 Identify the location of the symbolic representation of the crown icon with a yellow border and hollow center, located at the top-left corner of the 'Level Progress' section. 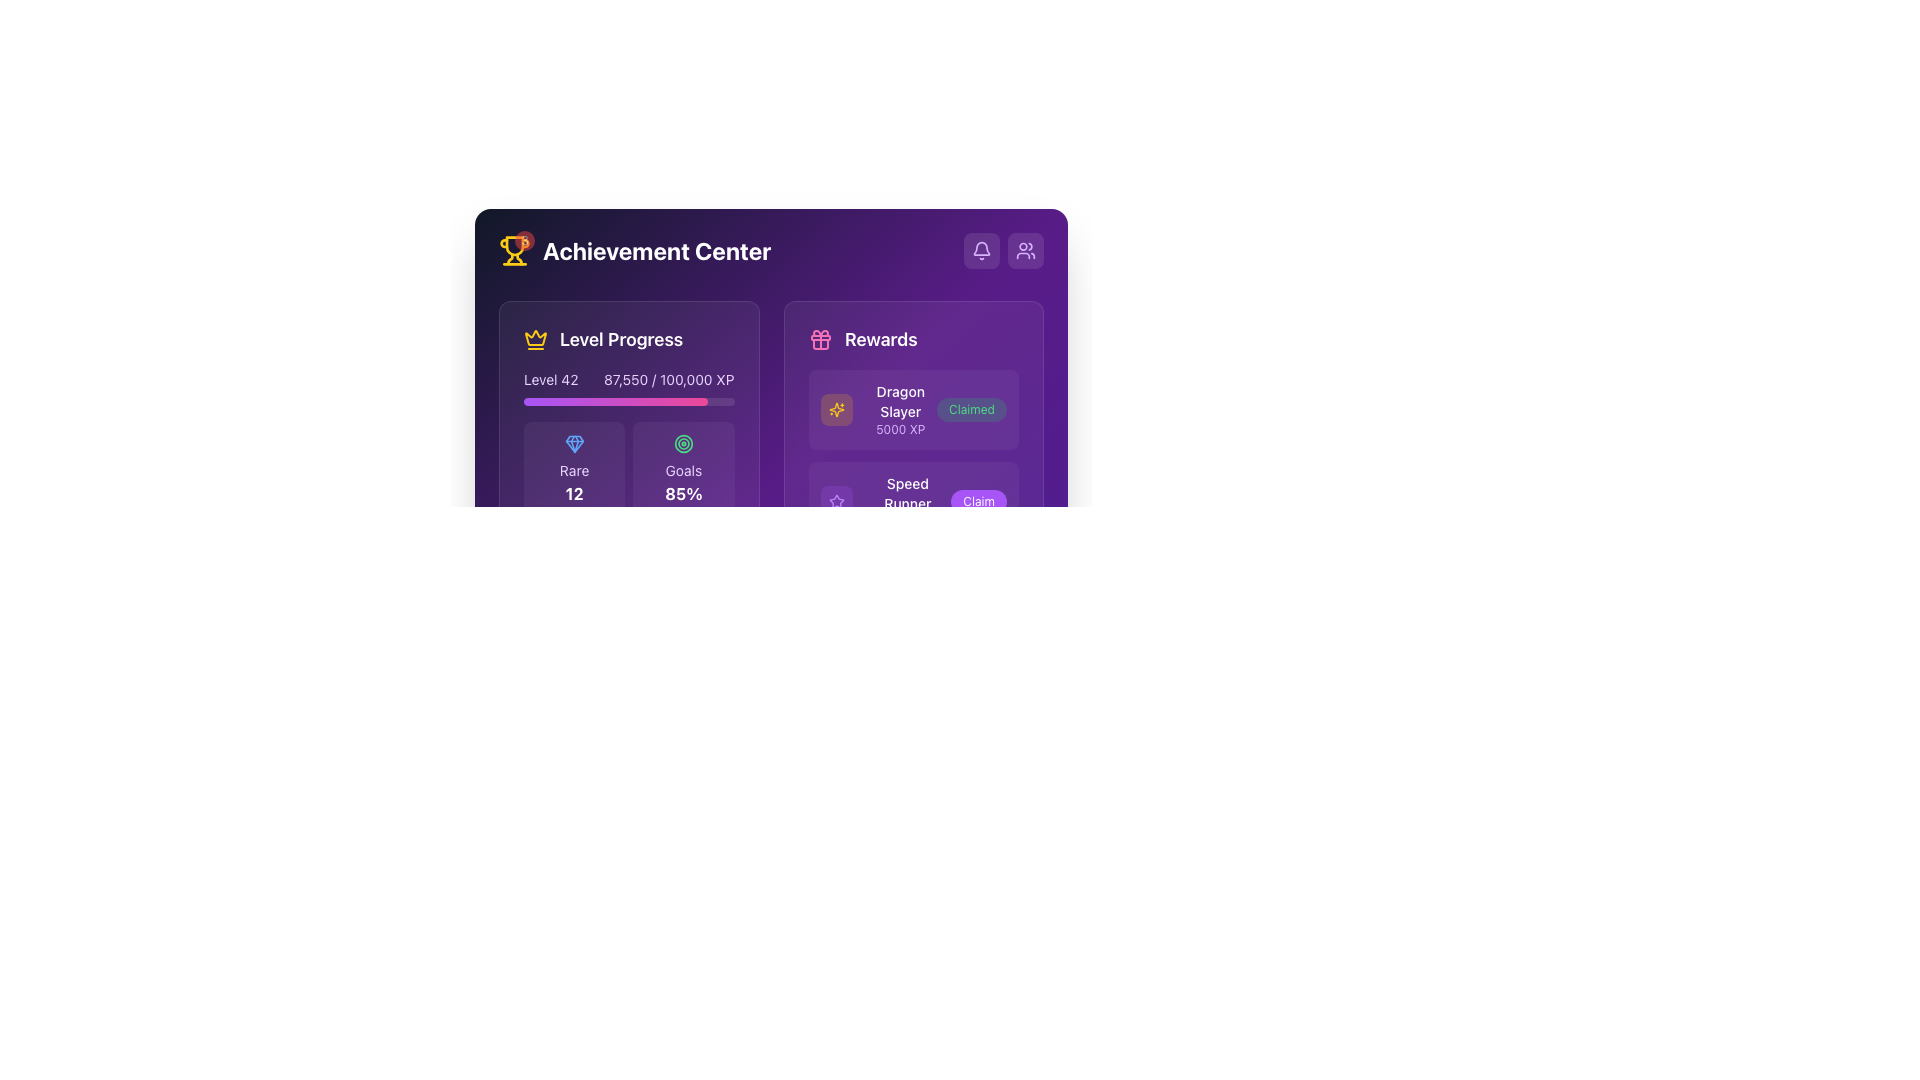
(536, 338).